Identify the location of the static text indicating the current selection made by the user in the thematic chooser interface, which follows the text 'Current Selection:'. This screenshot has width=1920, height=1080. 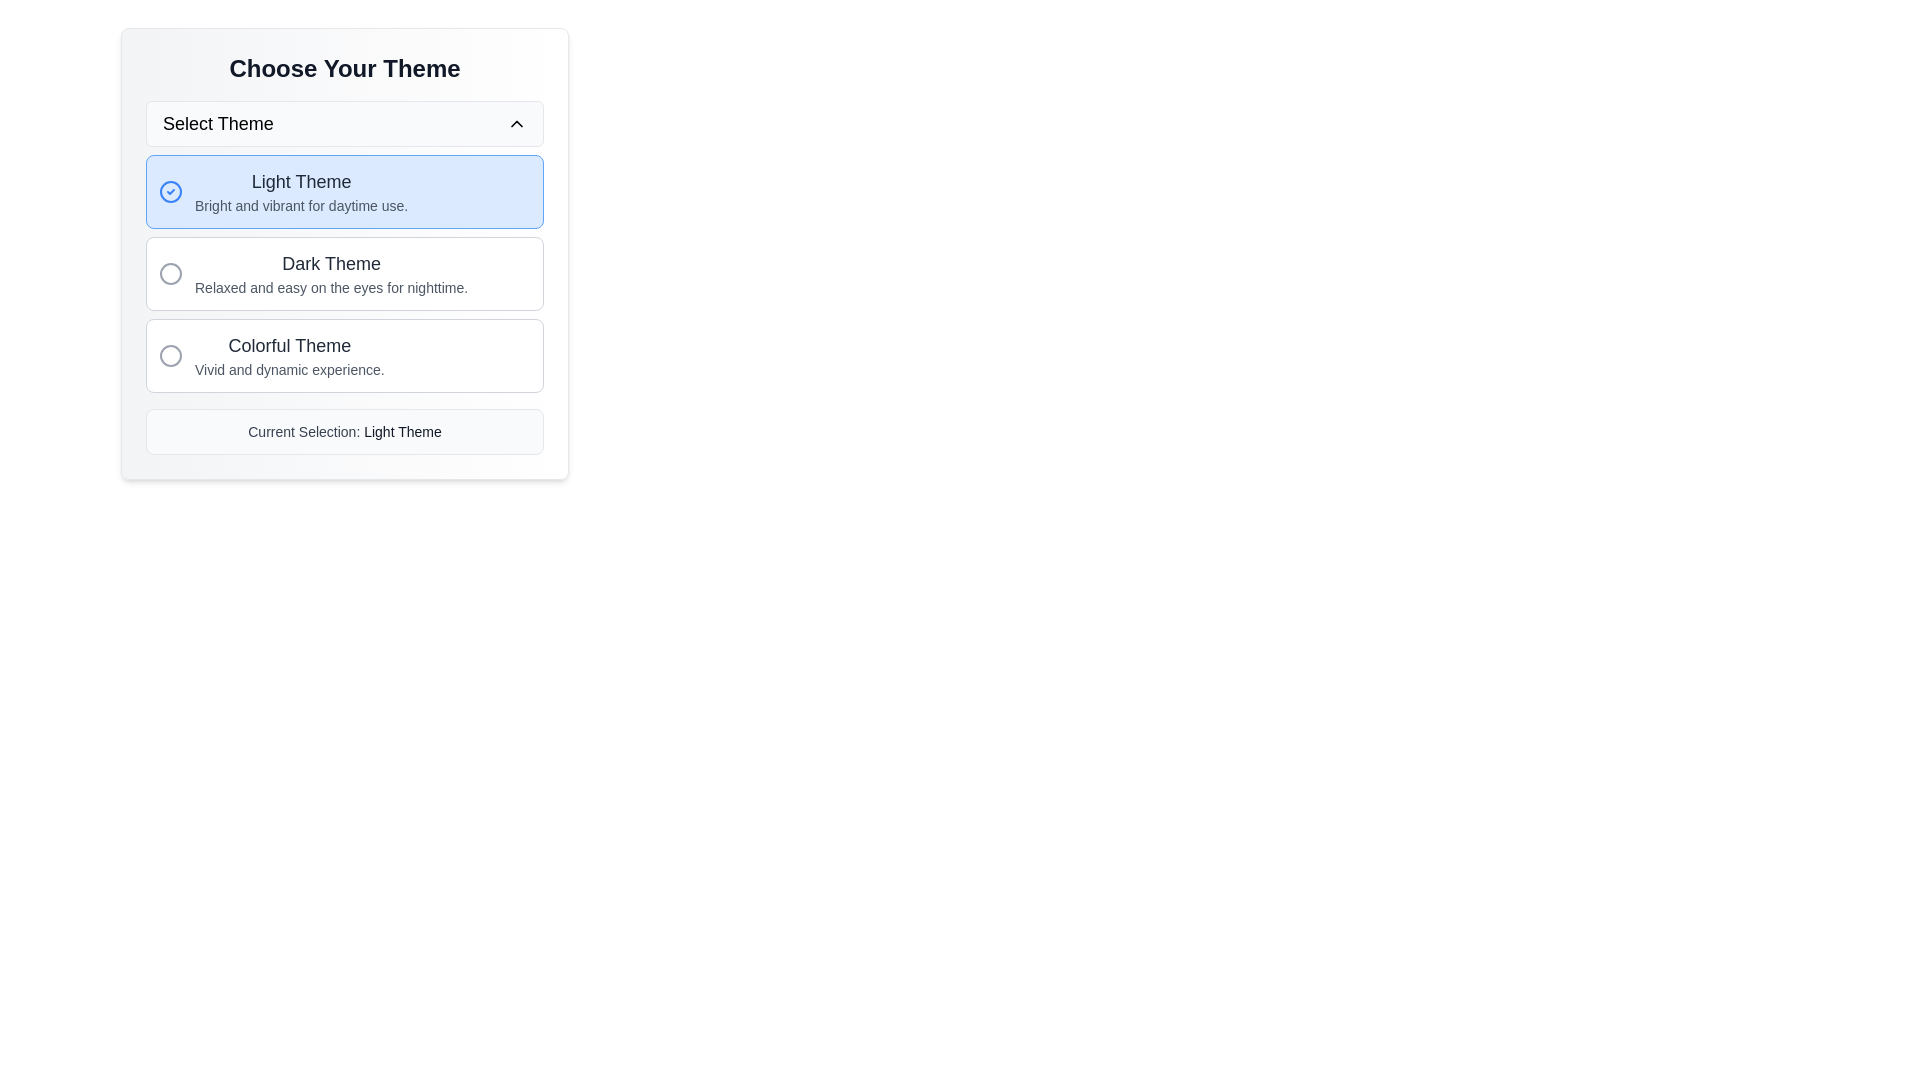
(402, 431).